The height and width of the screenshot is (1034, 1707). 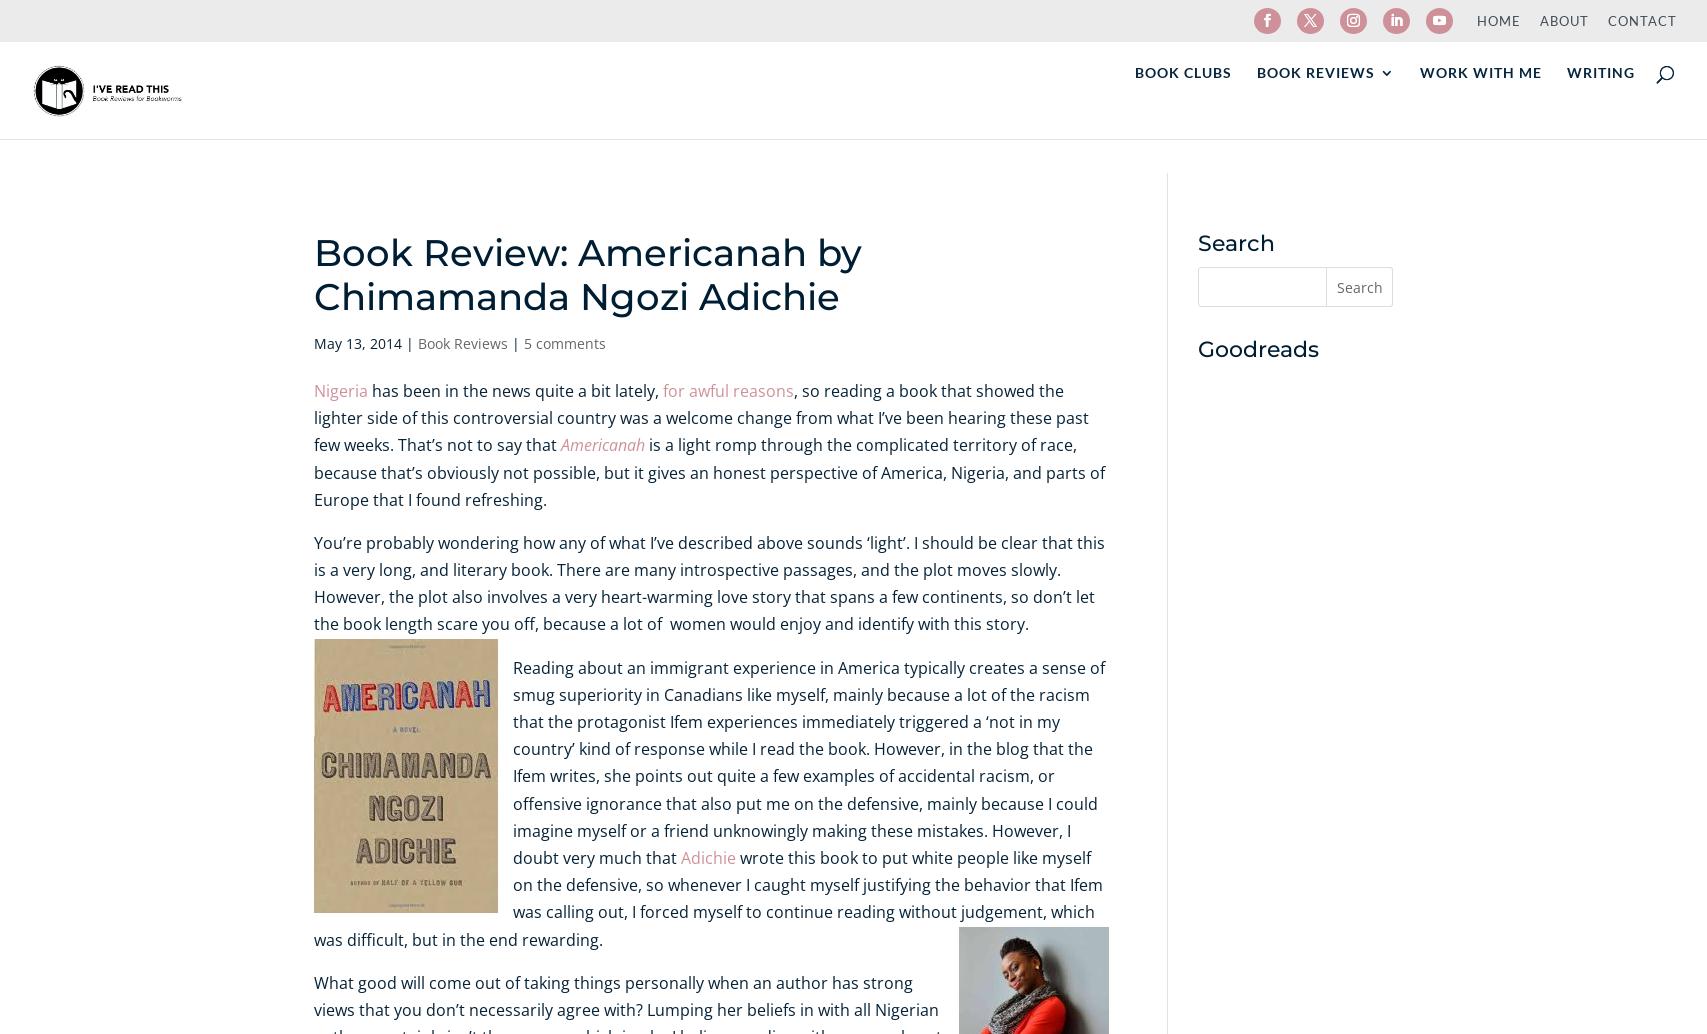 I want to click on 'Nigeria', so click(x=340, y=389).